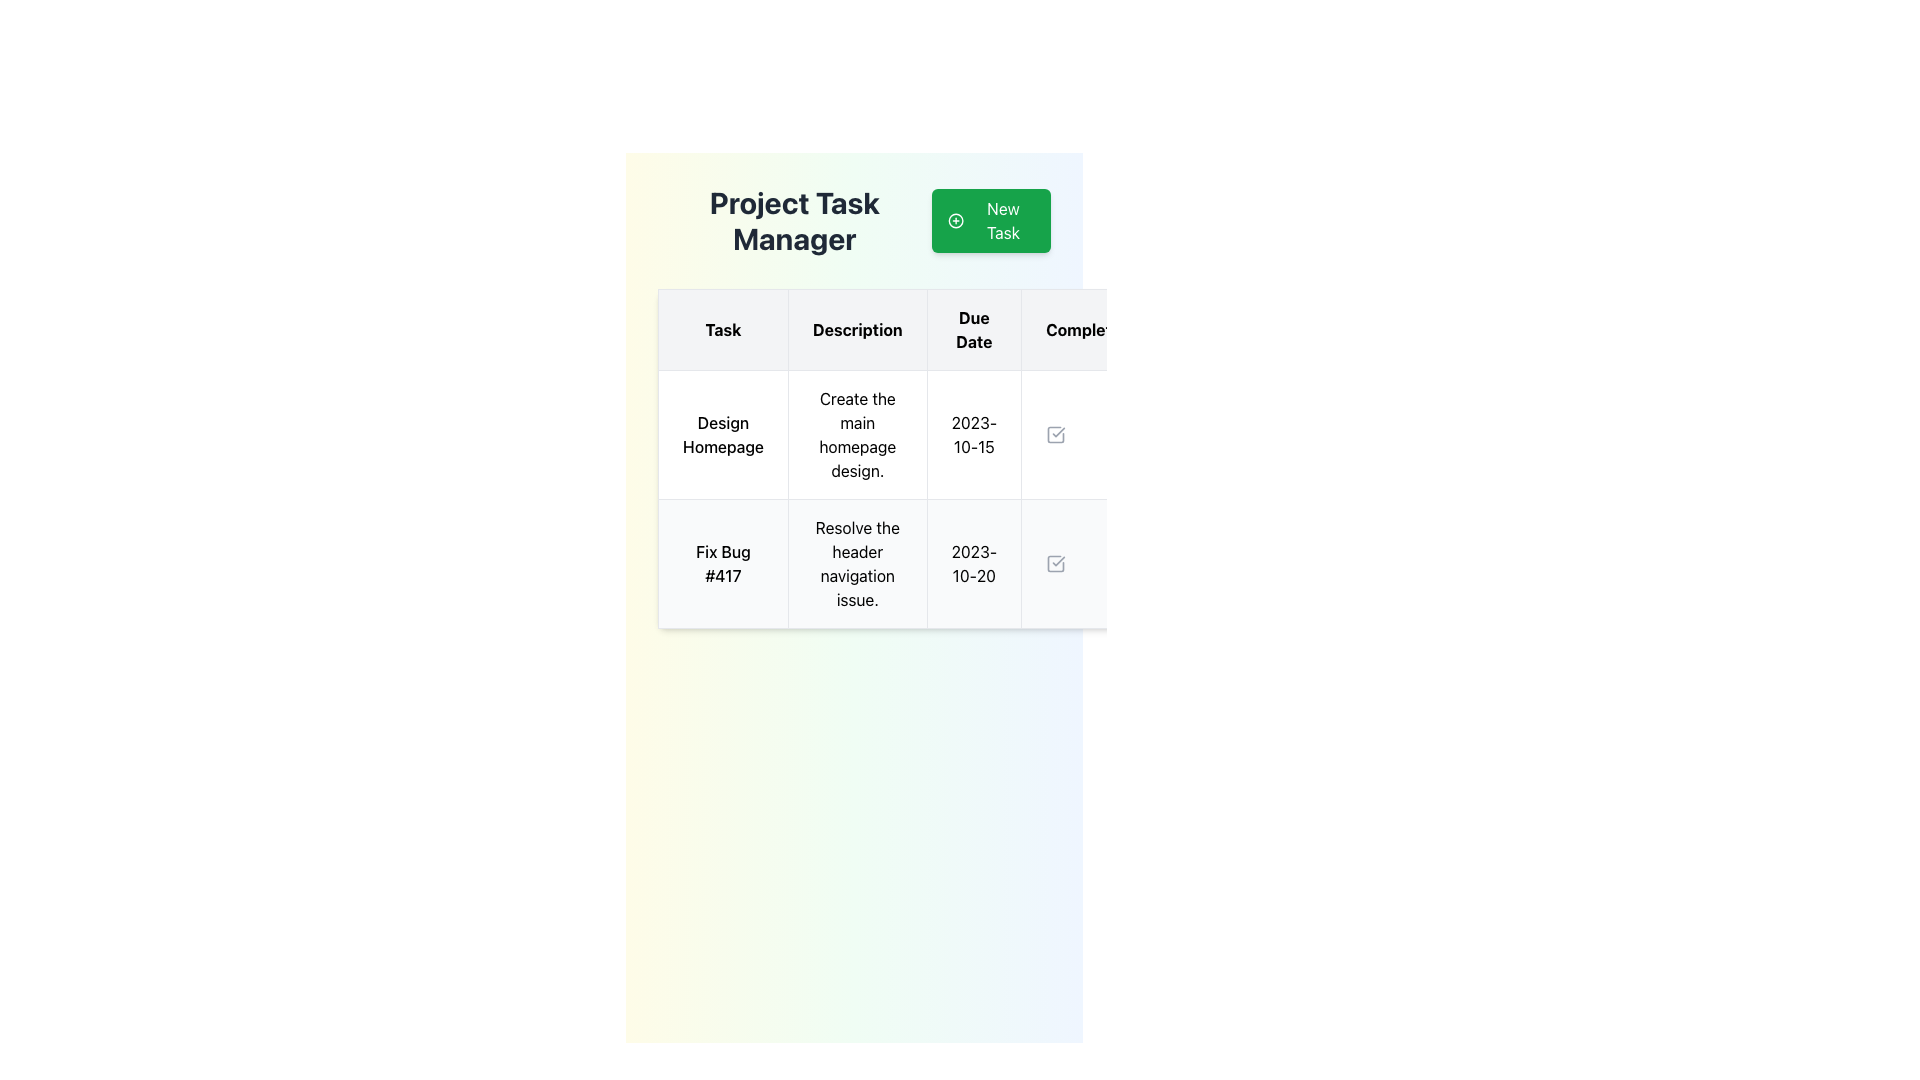 This screenshot has height=1080, width=1920. Describe the element at coordinates (1055, 434) in the screenshot. I see `the checkbox located in the 'Complete' column for the task 'Design Homepage'` at that location.